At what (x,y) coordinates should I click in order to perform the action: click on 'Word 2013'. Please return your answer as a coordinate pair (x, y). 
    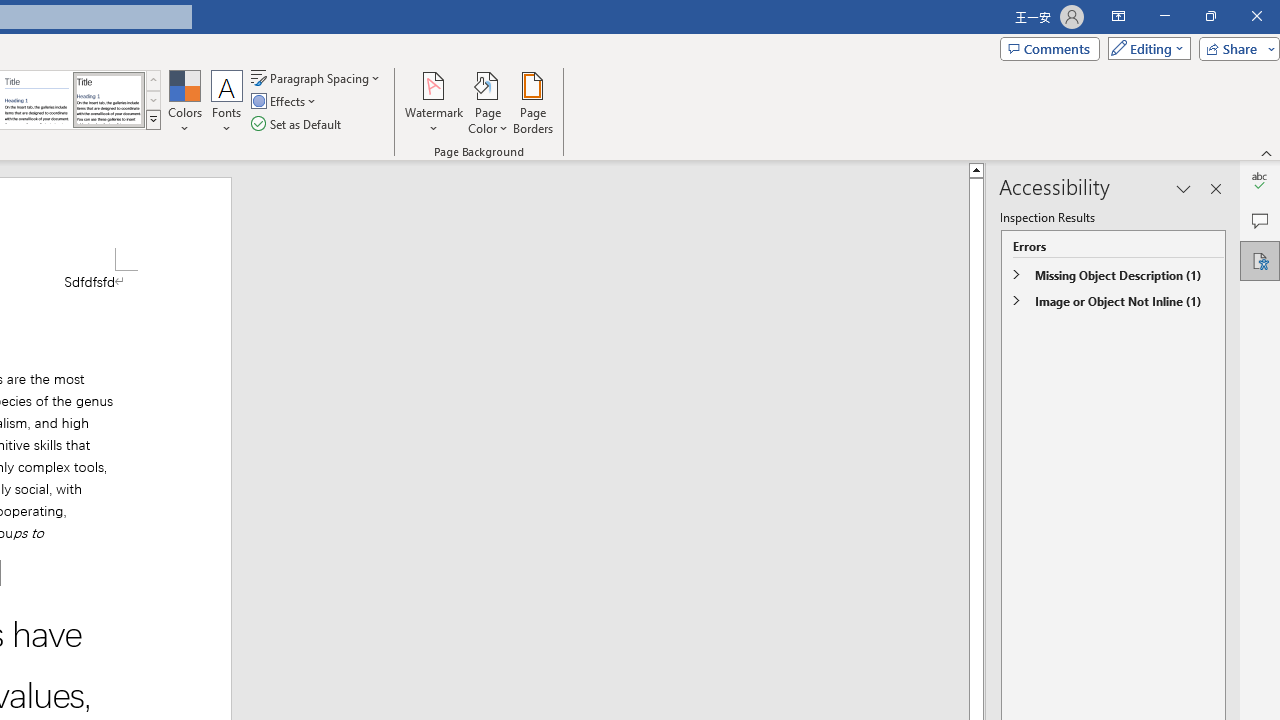
    Looking at the image, I should click on (107, 100).